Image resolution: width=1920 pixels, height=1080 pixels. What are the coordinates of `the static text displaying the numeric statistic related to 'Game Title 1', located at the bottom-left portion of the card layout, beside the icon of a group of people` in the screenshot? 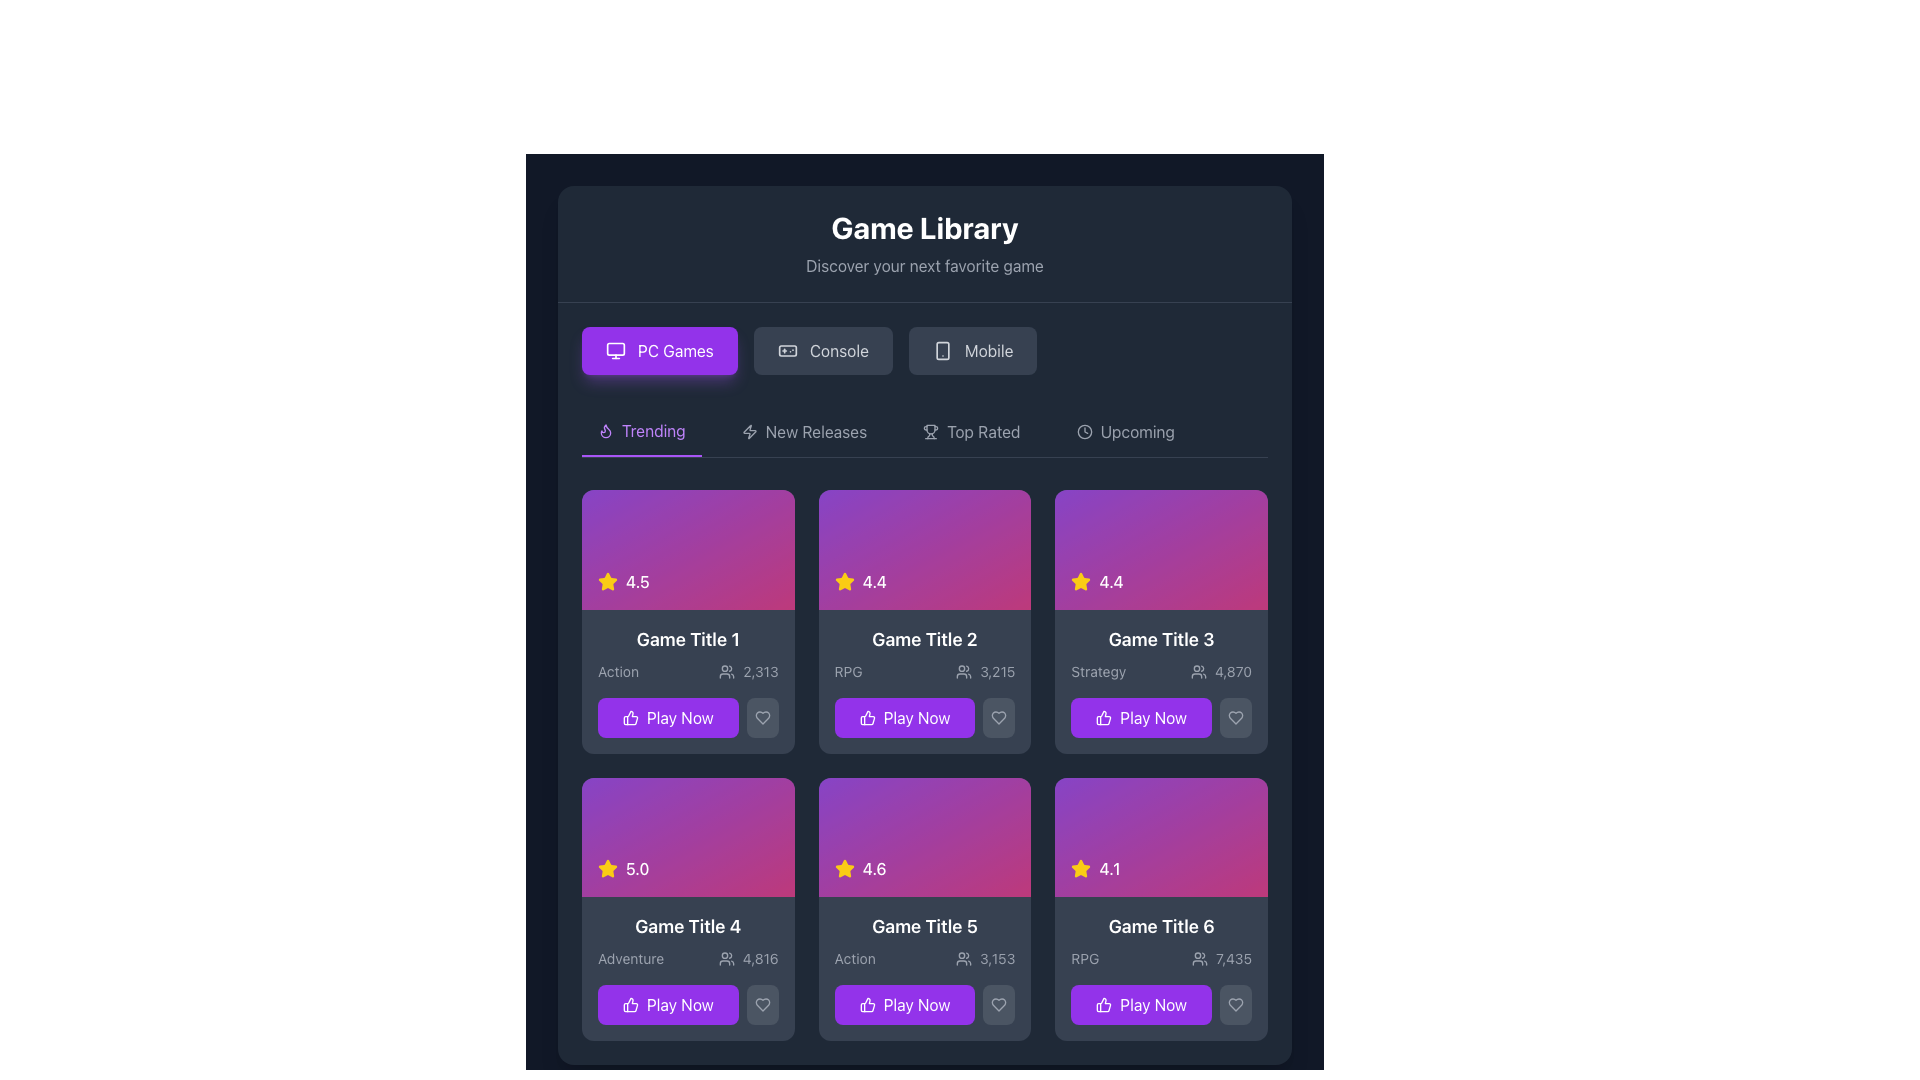 It's located at (760, 671).